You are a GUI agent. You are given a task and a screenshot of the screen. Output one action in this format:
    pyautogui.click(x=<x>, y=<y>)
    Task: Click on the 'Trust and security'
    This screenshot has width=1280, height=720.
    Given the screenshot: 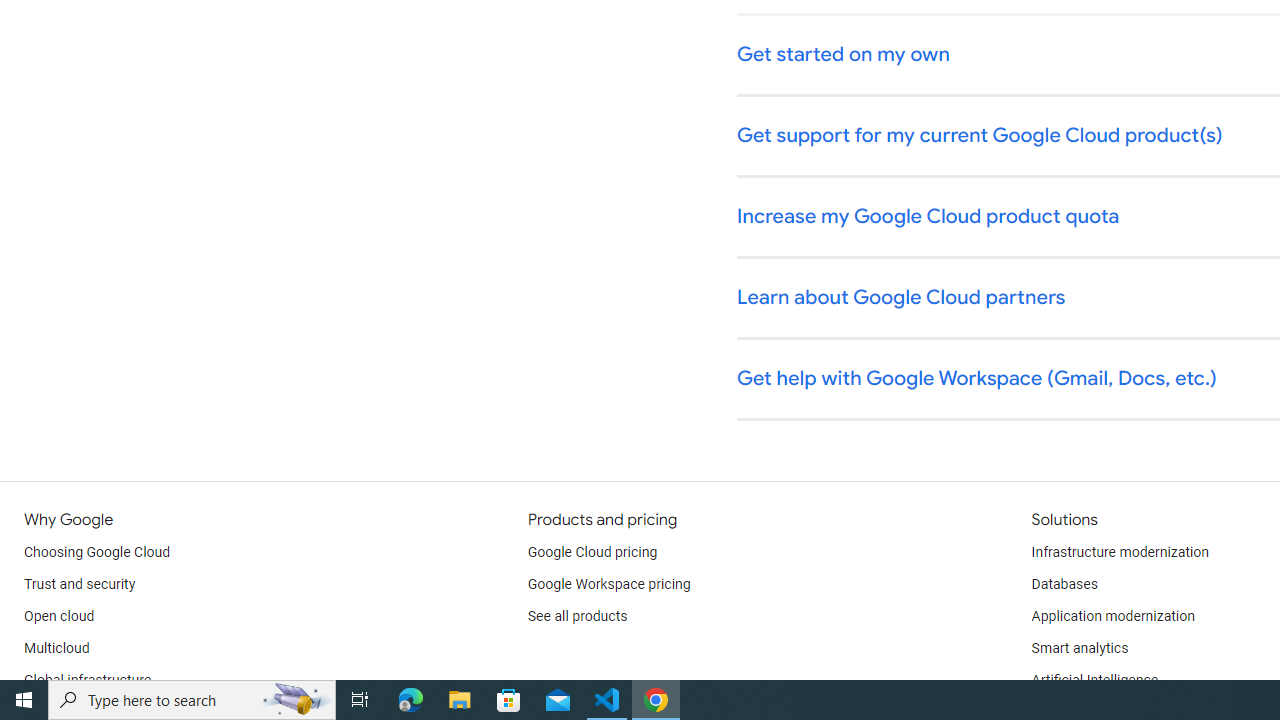 What is the action you would take?
    pyautogui.click(x=80, y=585)
    